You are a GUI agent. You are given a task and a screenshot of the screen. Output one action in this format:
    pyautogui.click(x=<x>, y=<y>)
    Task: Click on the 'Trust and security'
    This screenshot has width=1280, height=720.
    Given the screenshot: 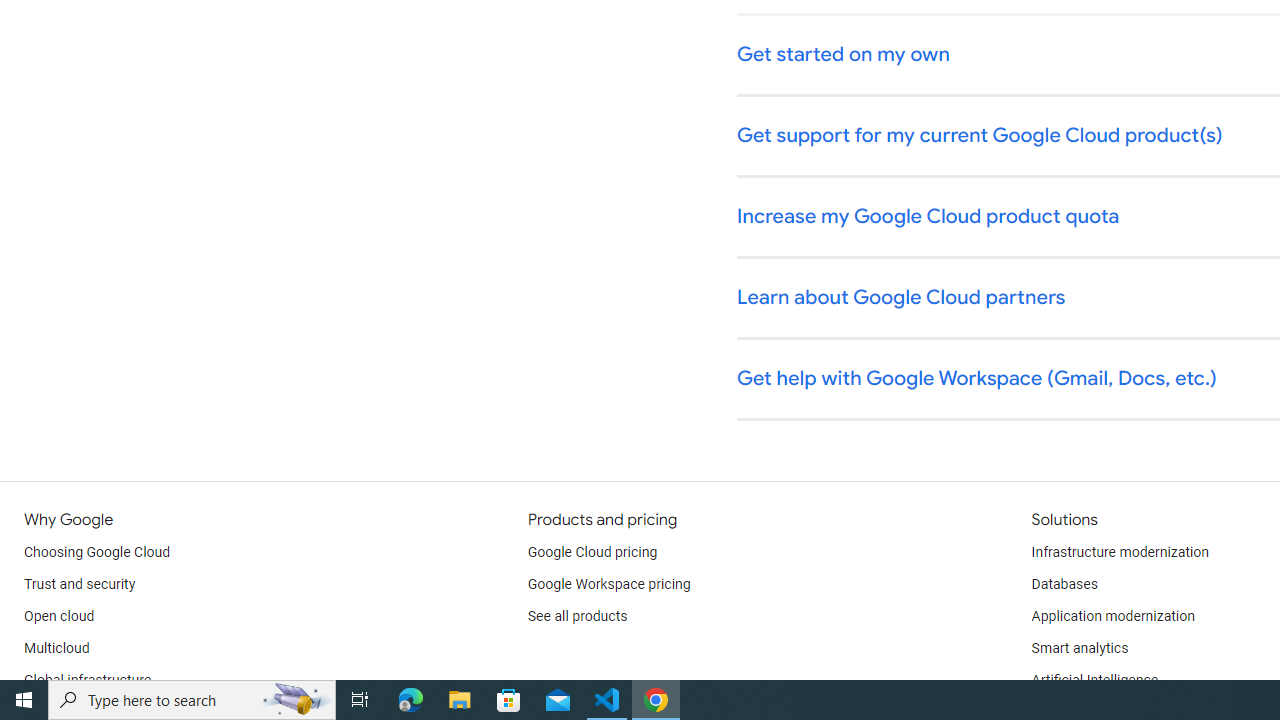 What is the action you would take?
    pyautogui.click(x=80, y=585)
    